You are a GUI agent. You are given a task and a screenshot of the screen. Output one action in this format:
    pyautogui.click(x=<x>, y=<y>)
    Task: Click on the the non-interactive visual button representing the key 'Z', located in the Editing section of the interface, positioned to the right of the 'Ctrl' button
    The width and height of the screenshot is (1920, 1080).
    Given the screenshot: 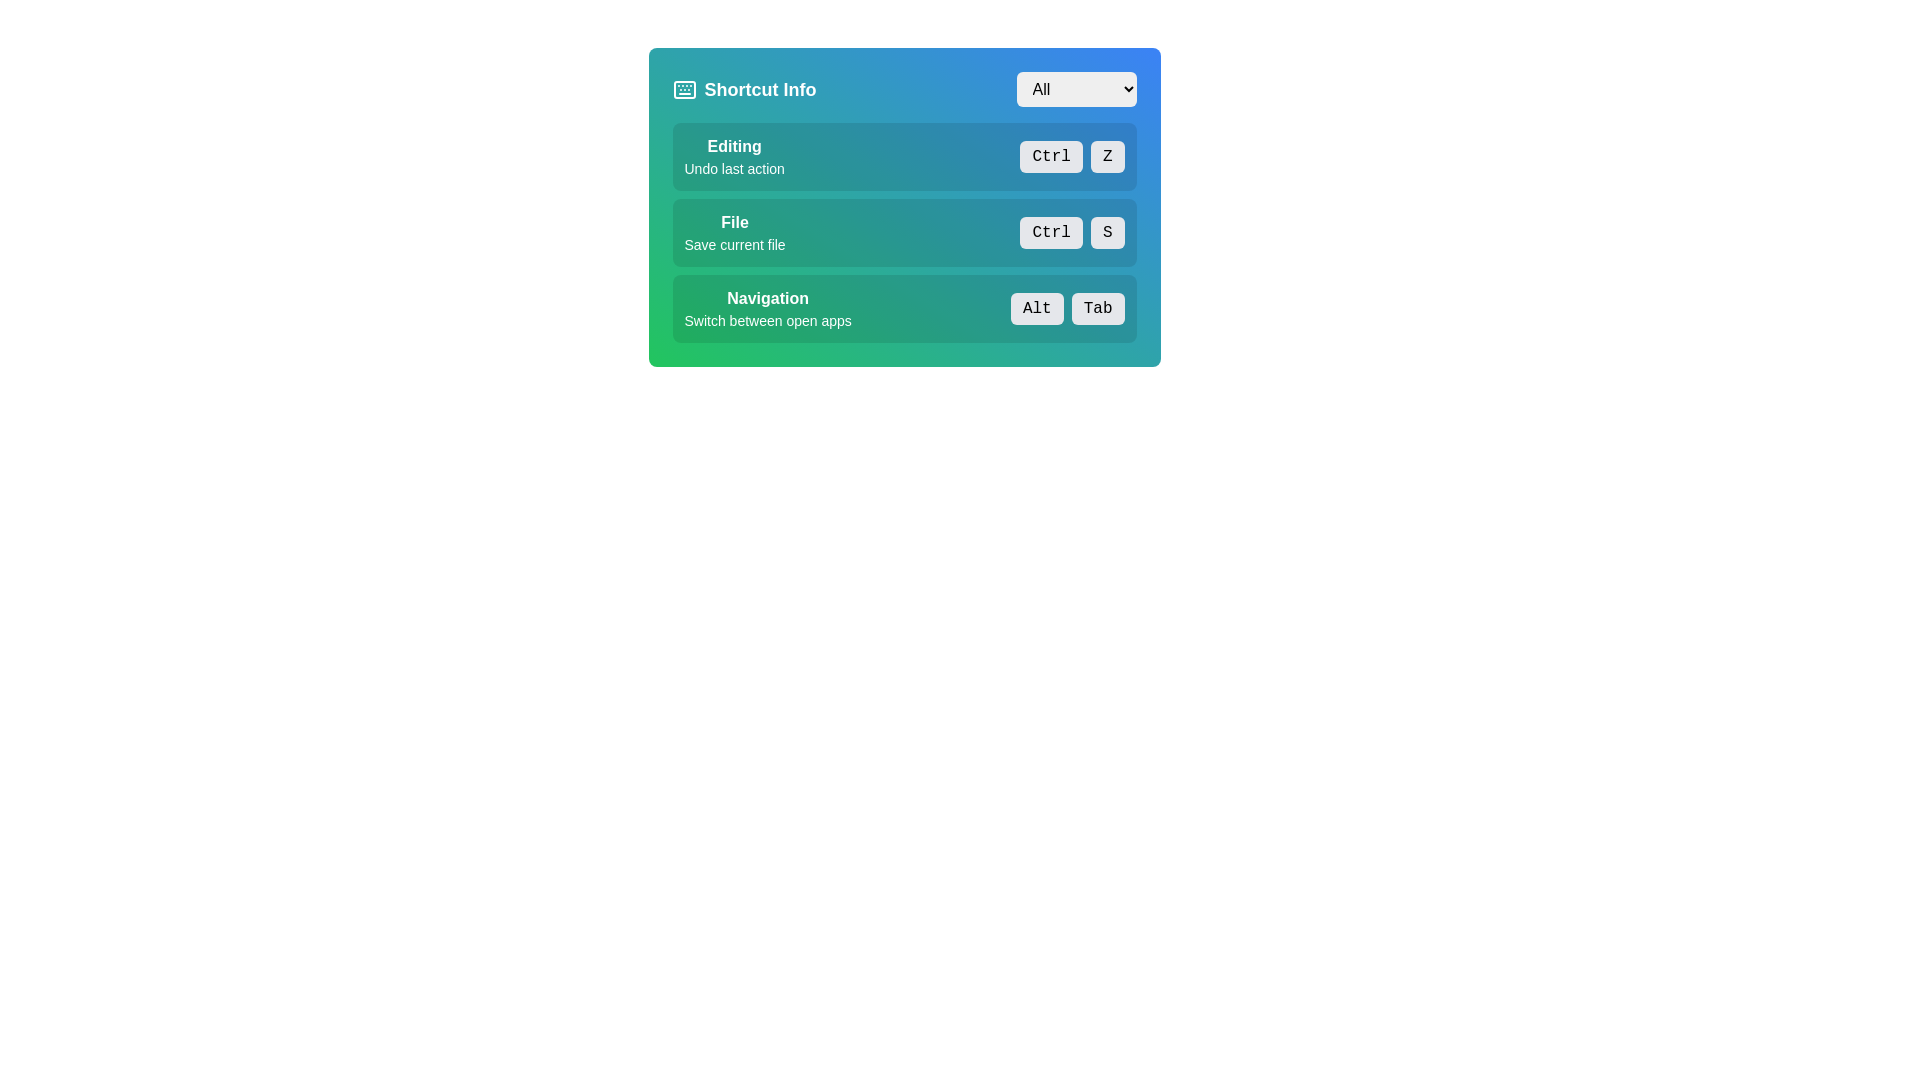 What is the action you would take?
    pyautogui.click(x=1106, y=156)
    